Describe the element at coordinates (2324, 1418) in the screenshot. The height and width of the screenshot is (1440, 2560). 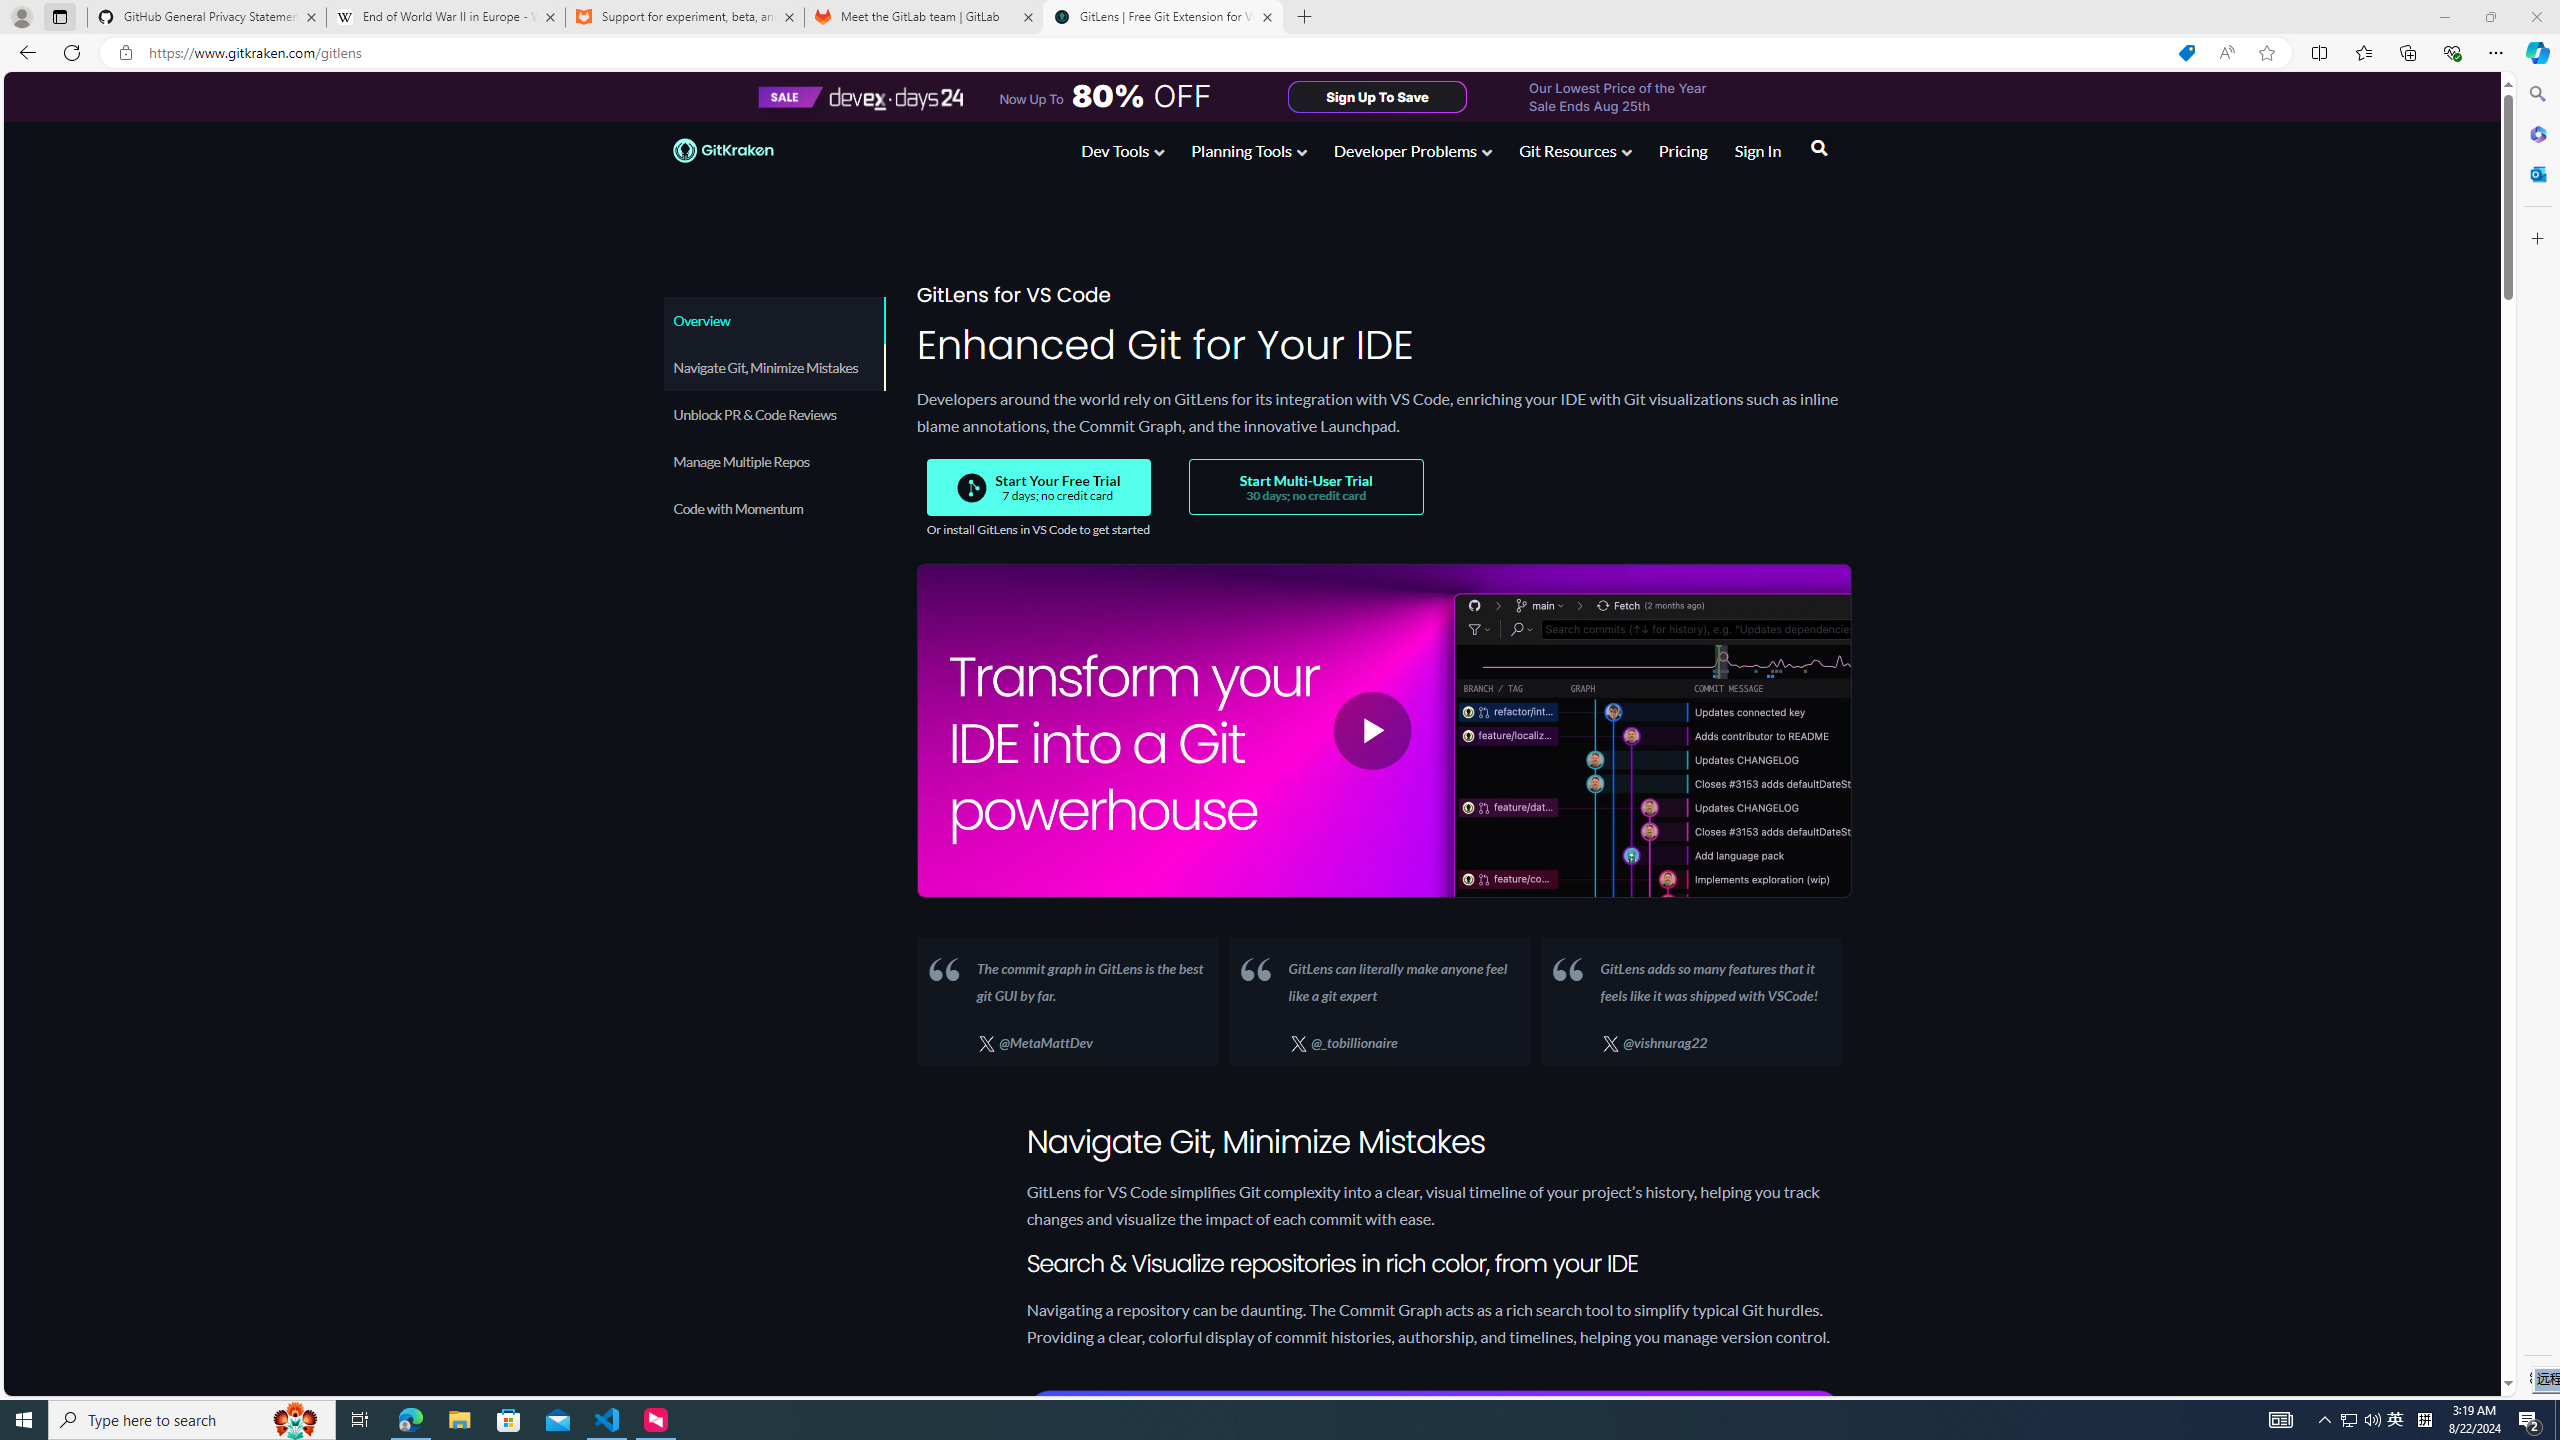
I see `'Notification Chevron'` at that location.